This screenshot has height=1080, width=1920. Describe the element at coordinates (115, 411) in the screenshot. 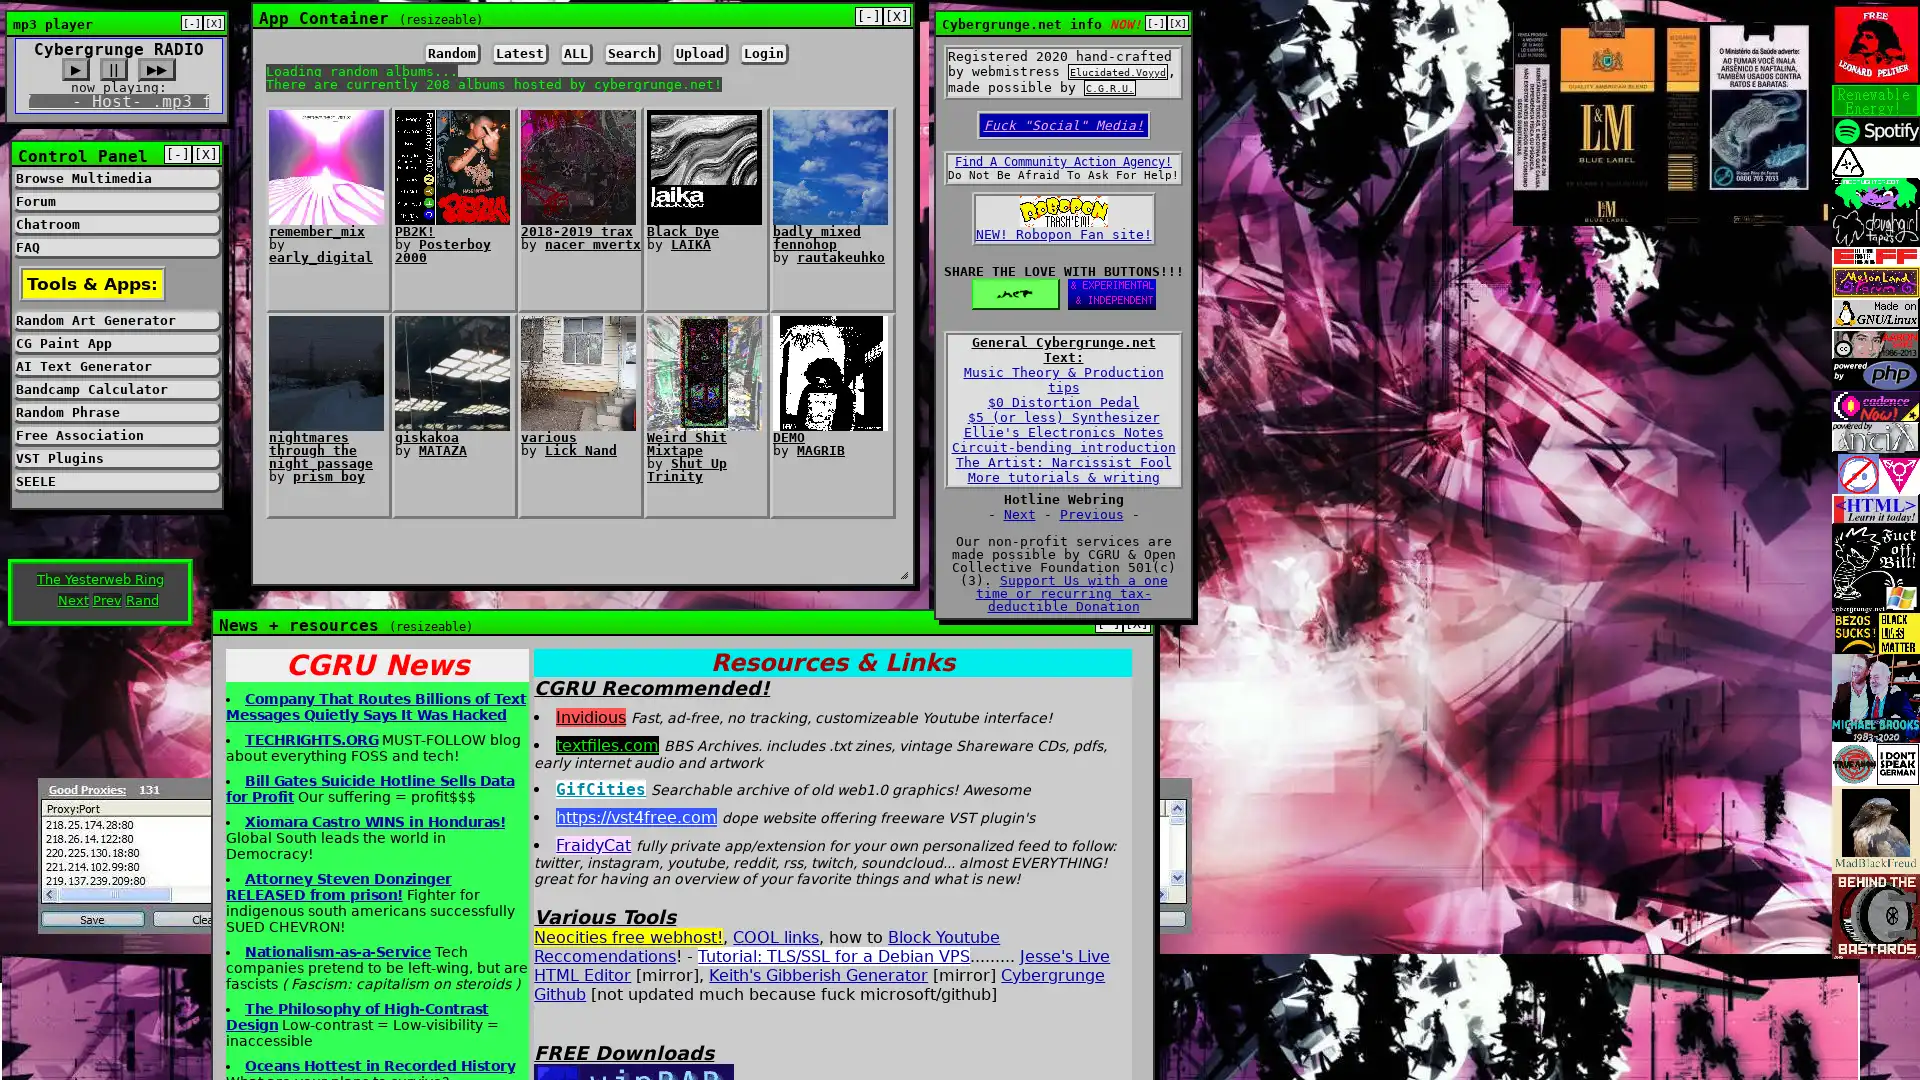

I see `Random Phrase` at that location.